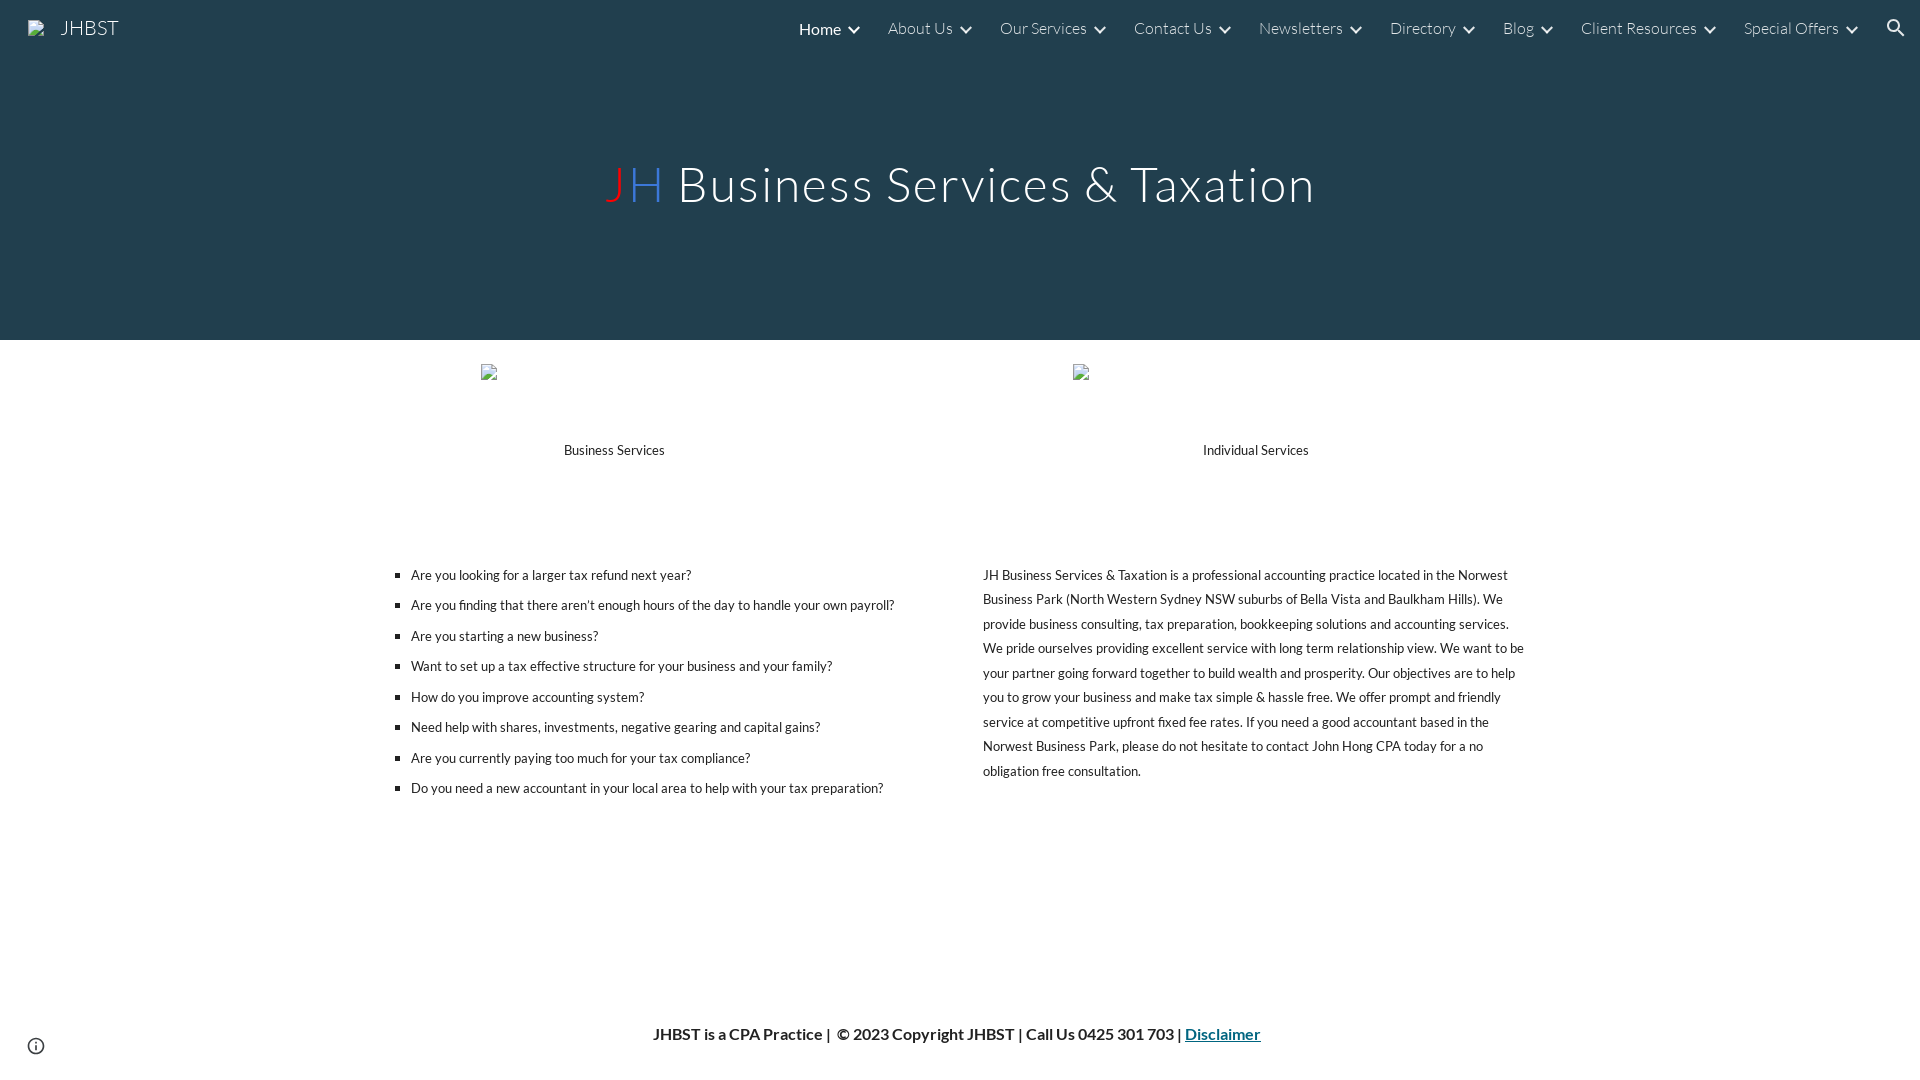  Describe the element at coordinates (1223, 27) in the screenshot. I see `'Expand/Collapse'` at that location.